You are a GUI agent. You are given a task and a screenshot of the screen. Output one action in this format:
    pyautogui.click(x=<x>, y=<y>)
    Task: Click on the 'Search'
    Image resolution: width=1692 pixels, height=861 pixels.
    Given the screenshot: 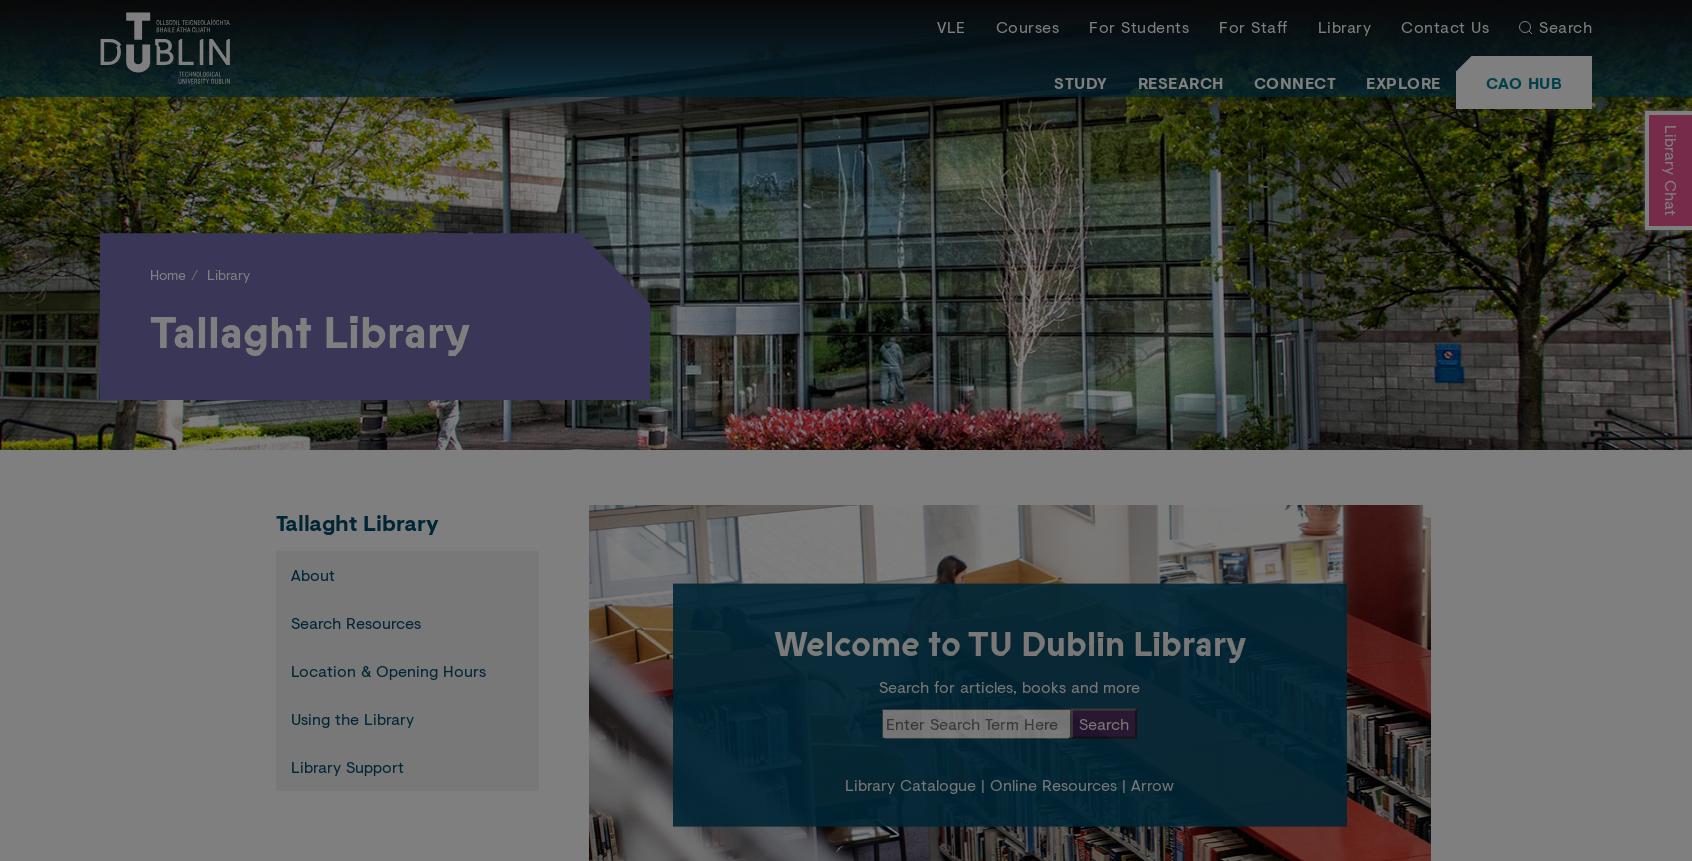 What is the action you would take?
    pyautogui.click(x=1078, y=721)
    